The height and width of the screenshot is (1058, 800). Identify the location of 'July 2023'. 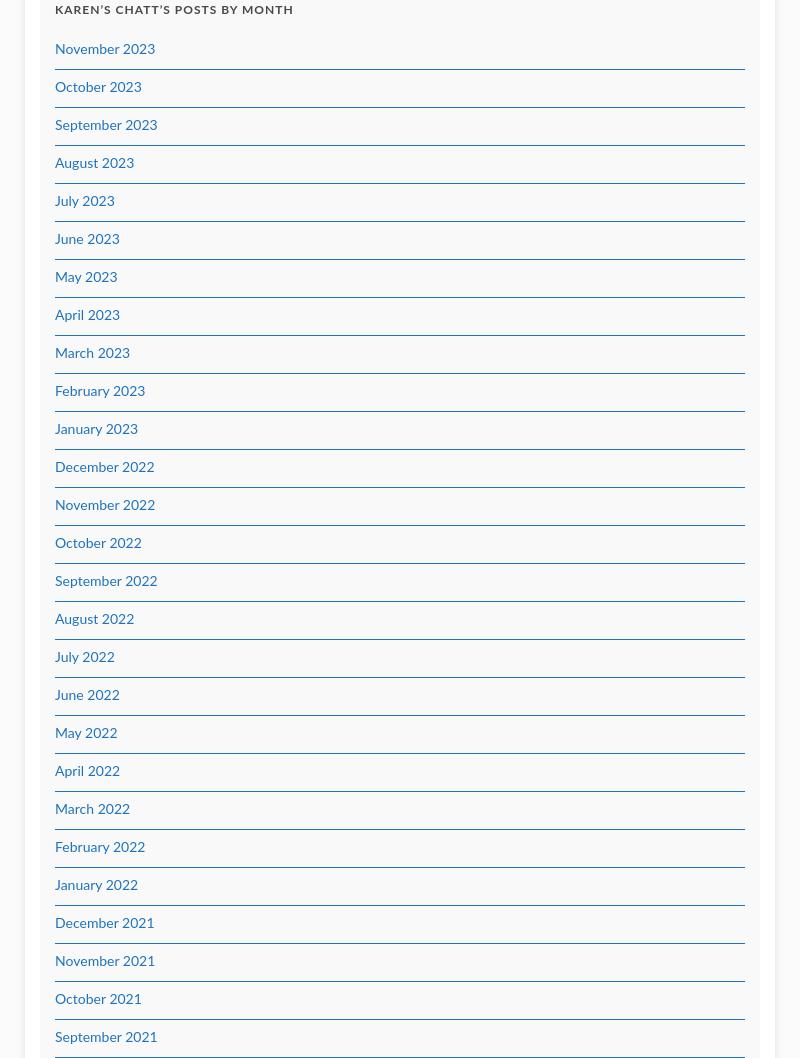
(84, 201).